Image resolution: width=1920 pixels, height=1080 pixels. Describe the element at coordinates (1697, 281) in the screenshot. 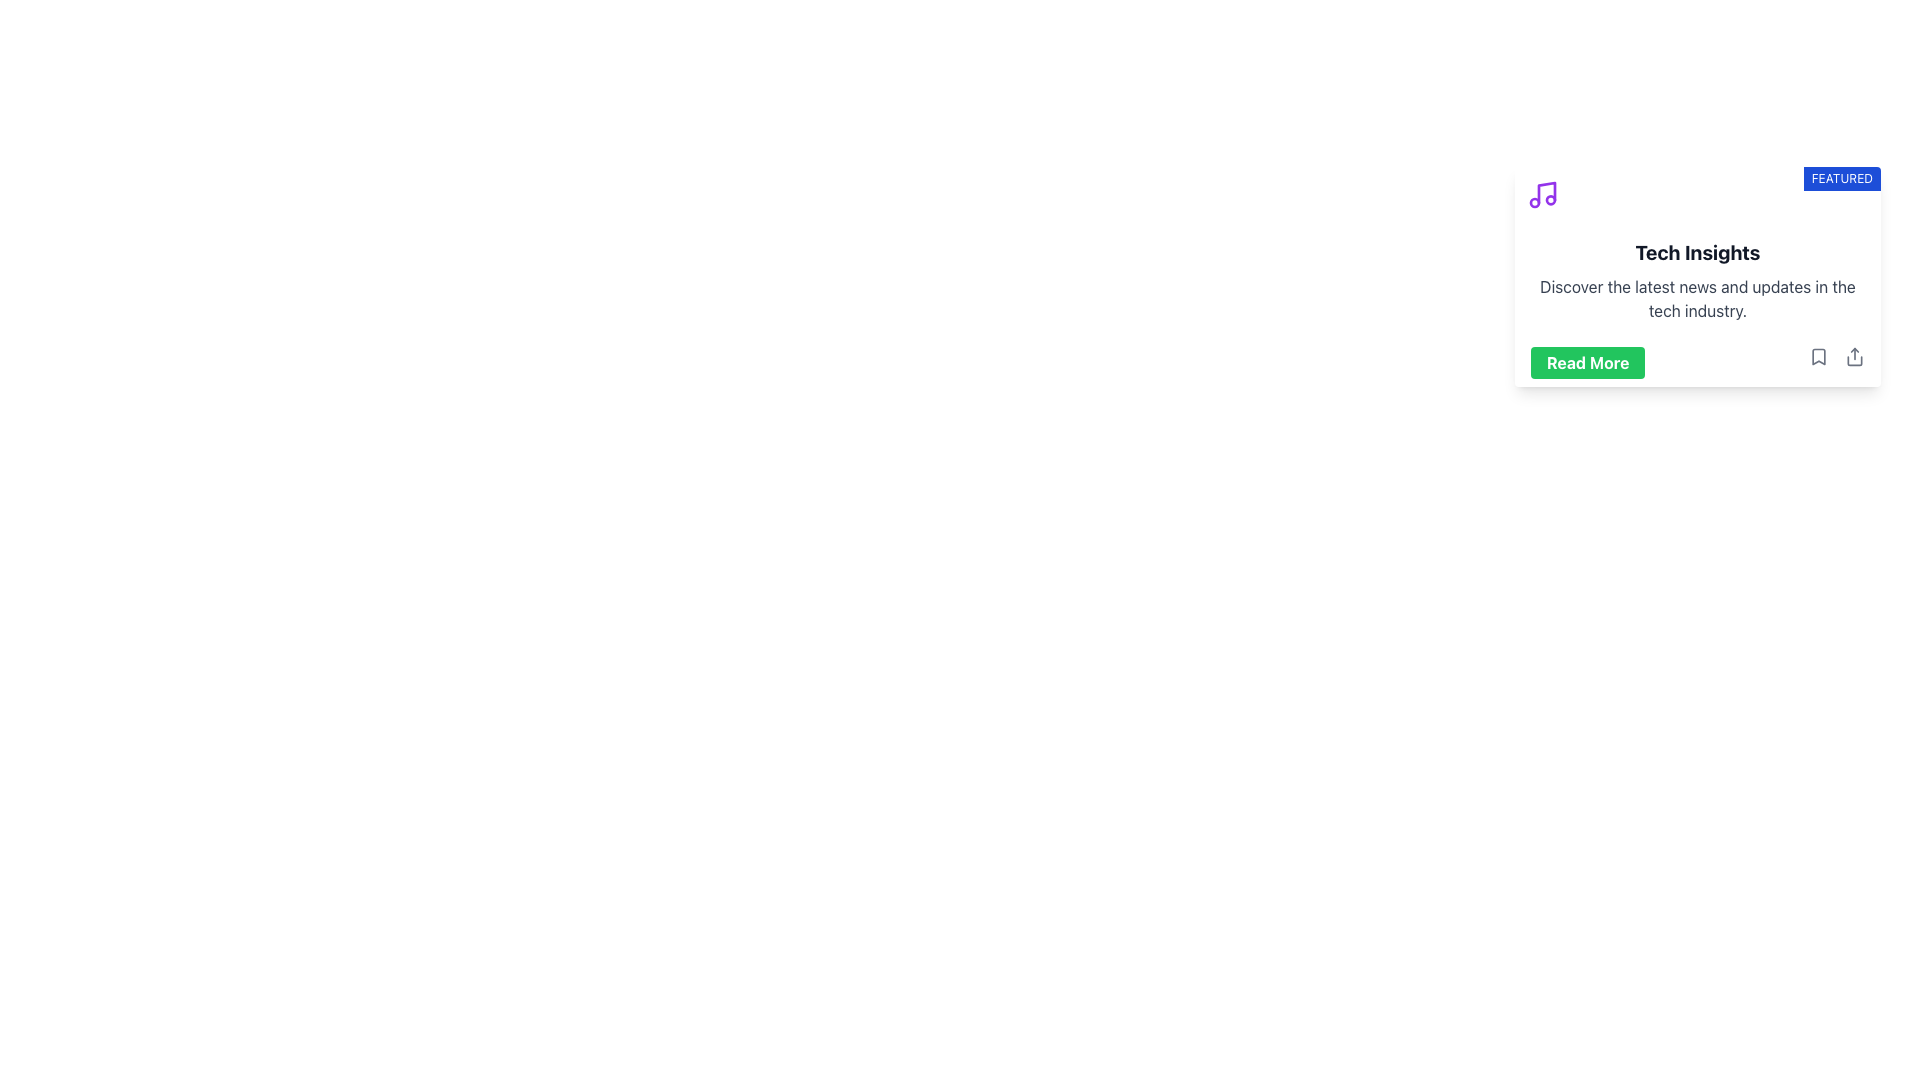

I see `the text block containing the heading 'Tech Insights' and the descriptive text about the tech industry` at that location.